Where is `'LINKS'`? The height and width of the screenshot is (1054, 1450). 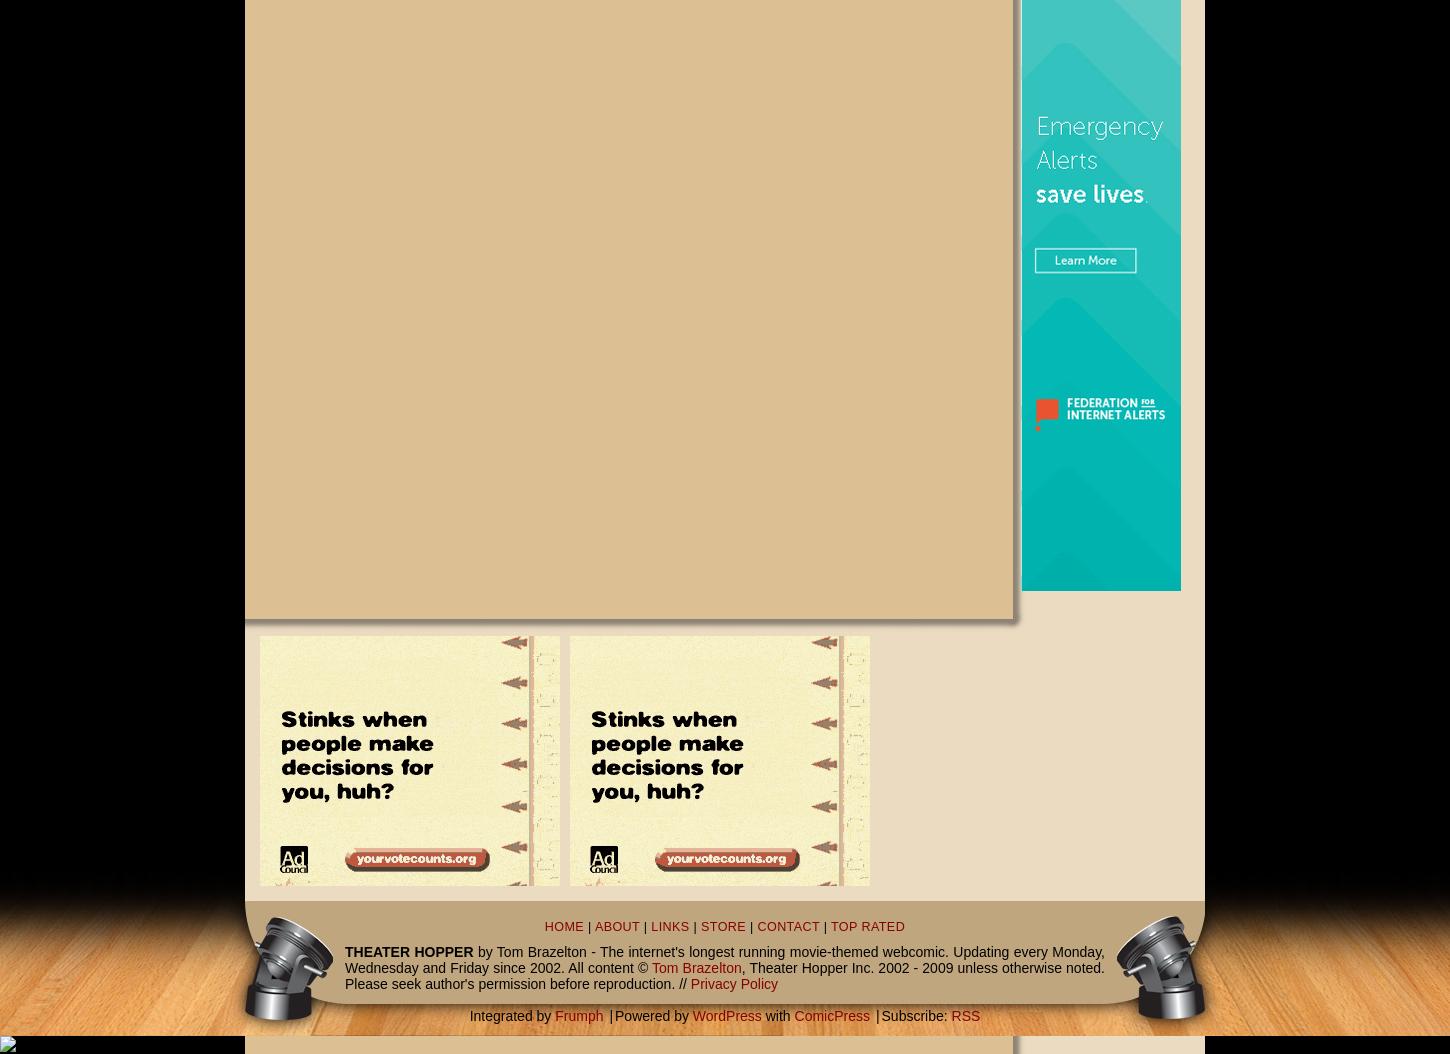
'LINKS' is located at coordinates (669, 925).